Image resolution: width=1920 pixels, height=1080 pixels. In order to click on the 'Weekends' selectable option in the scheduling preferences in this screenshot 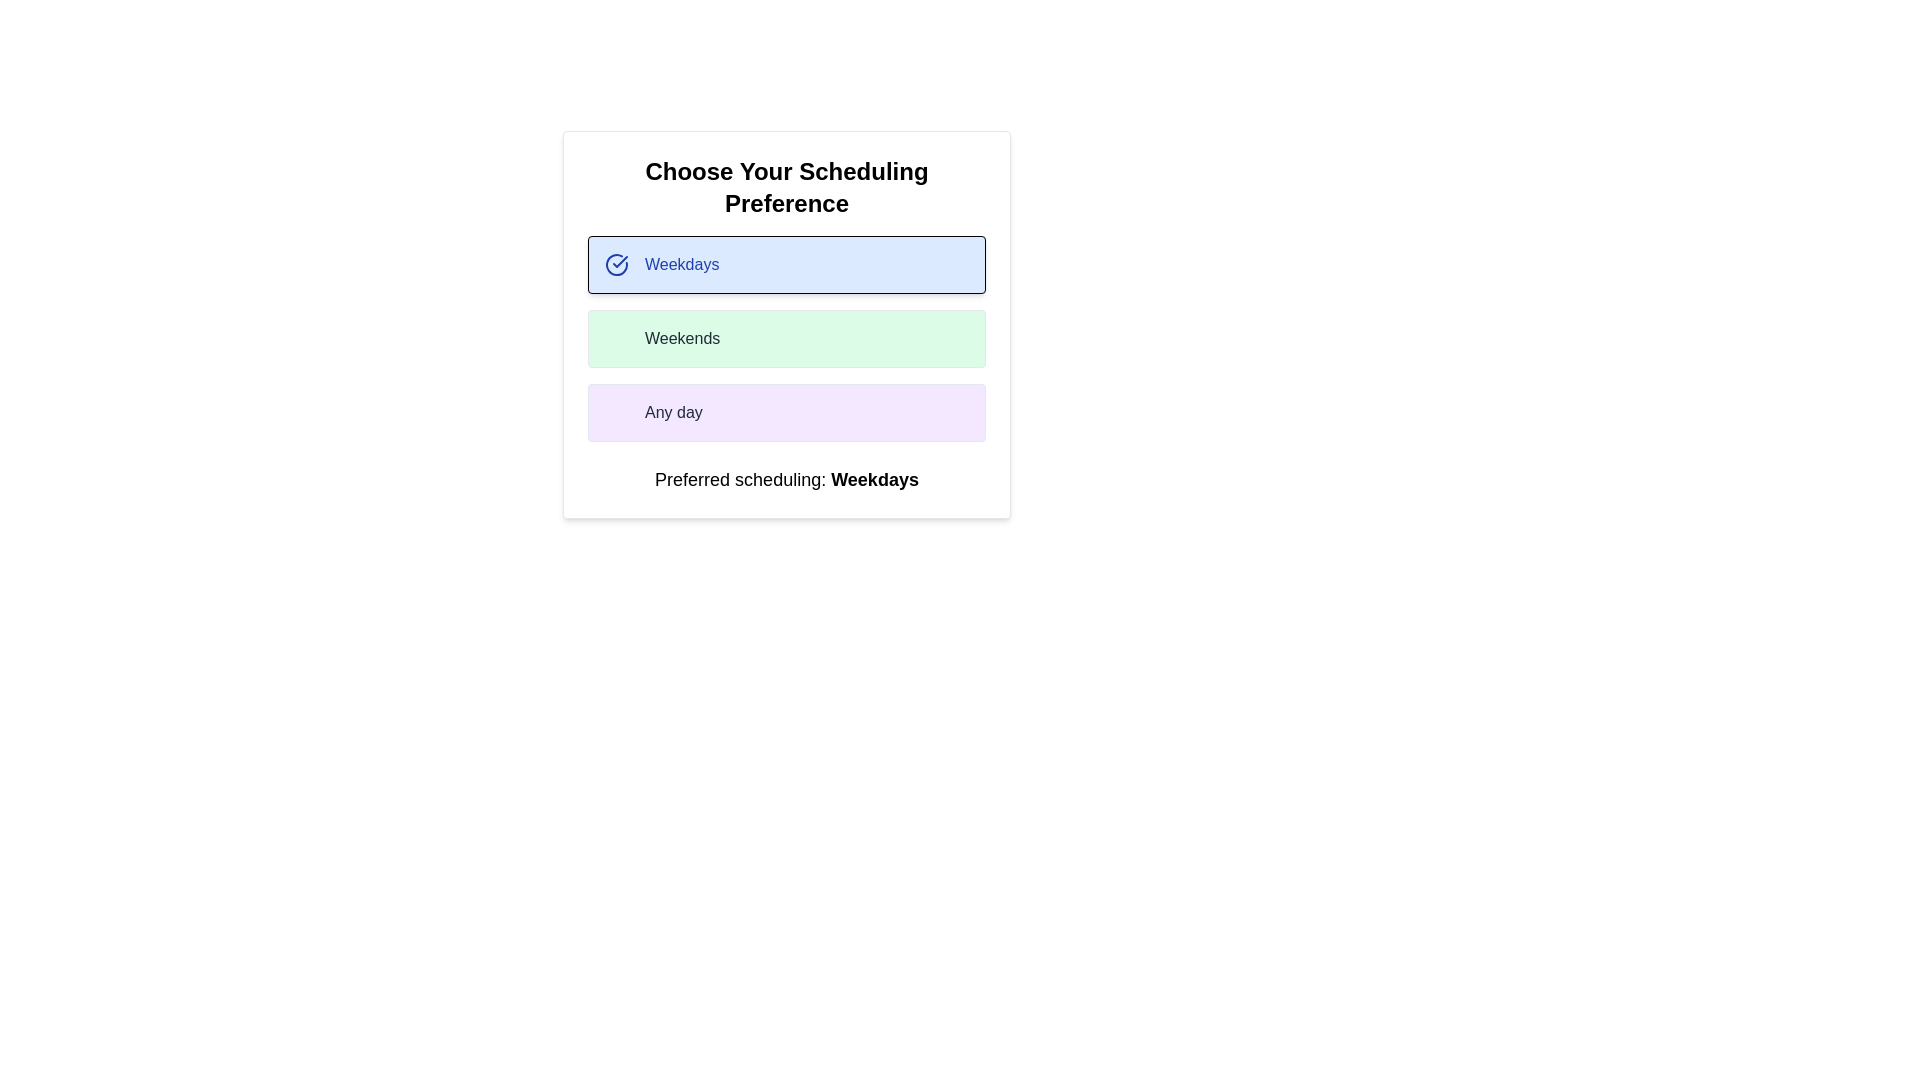, I will do `click(786, 338)`.